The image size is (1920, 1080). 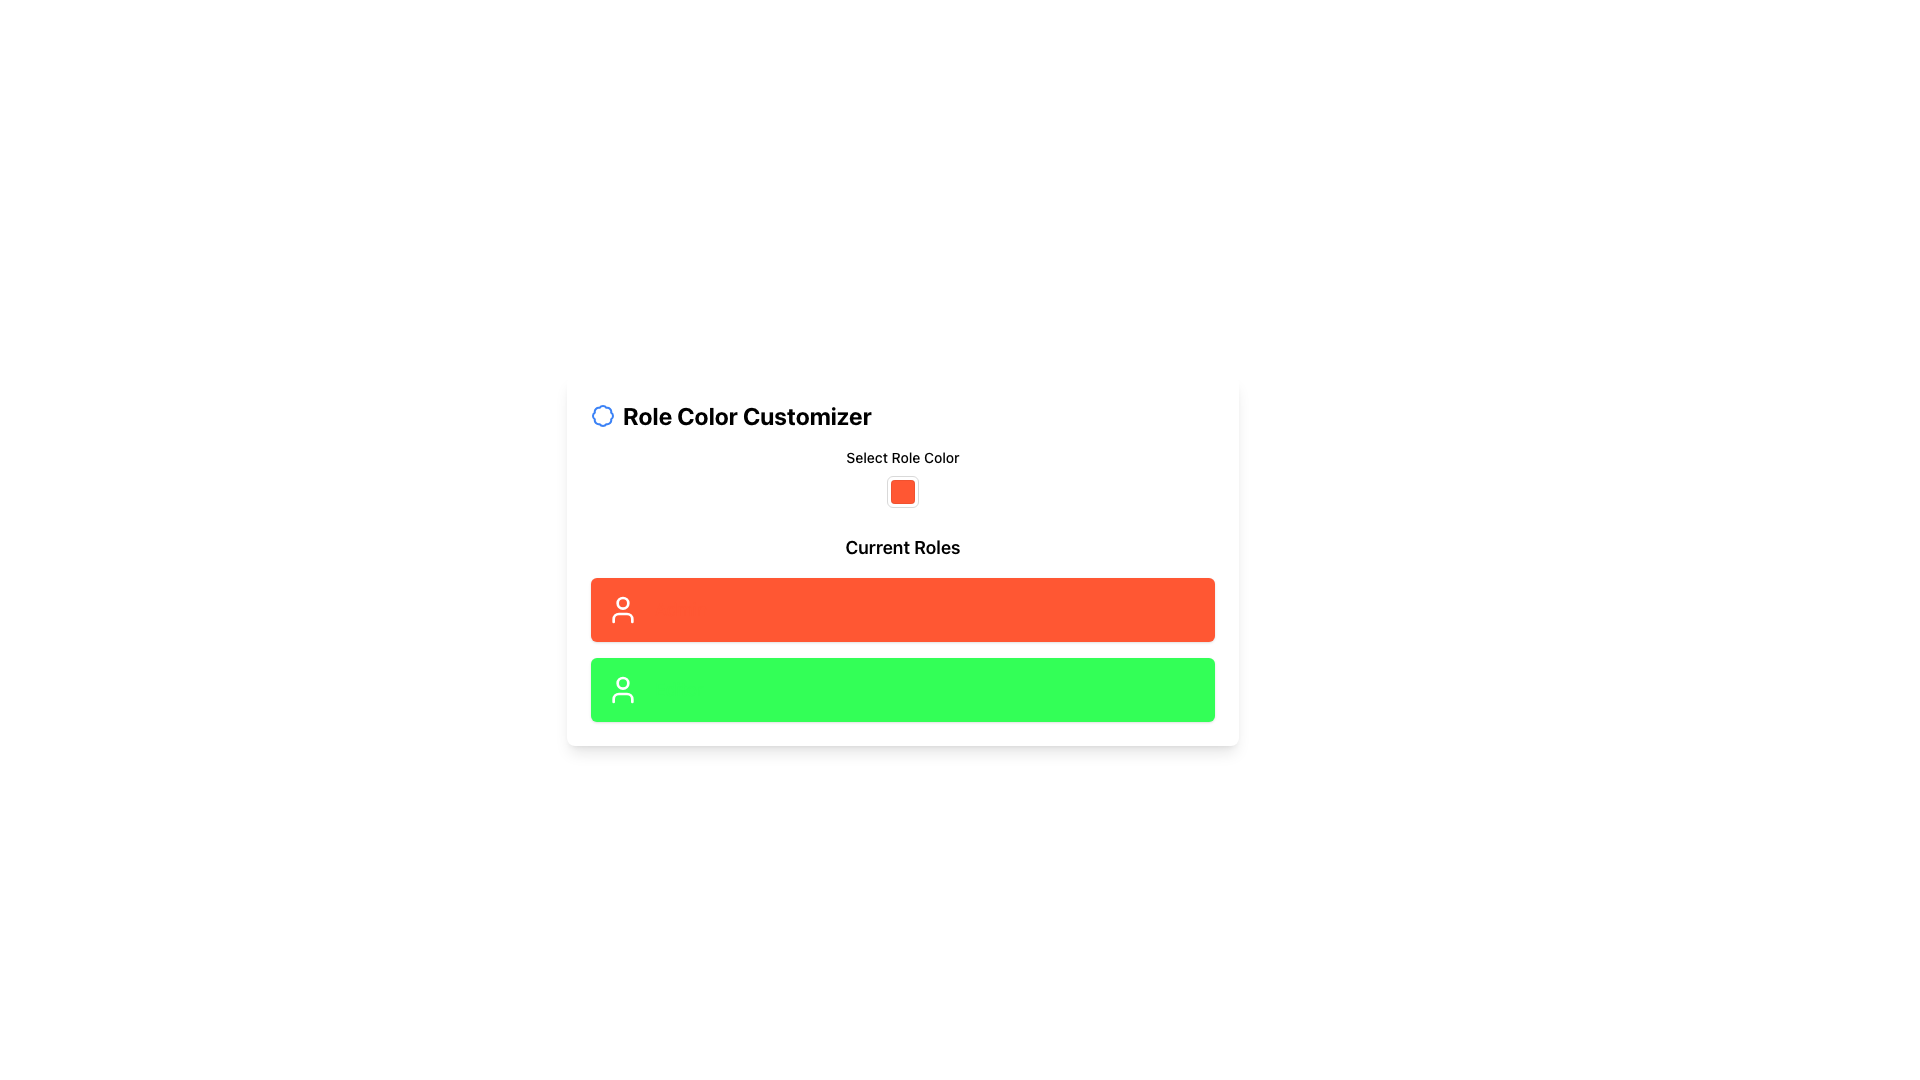 I want to click on the appearance of the graphical icon or SVG element located at the top-left corner of the interface, next to the title 'Role Color Customizer', so click(x=602, y=415).